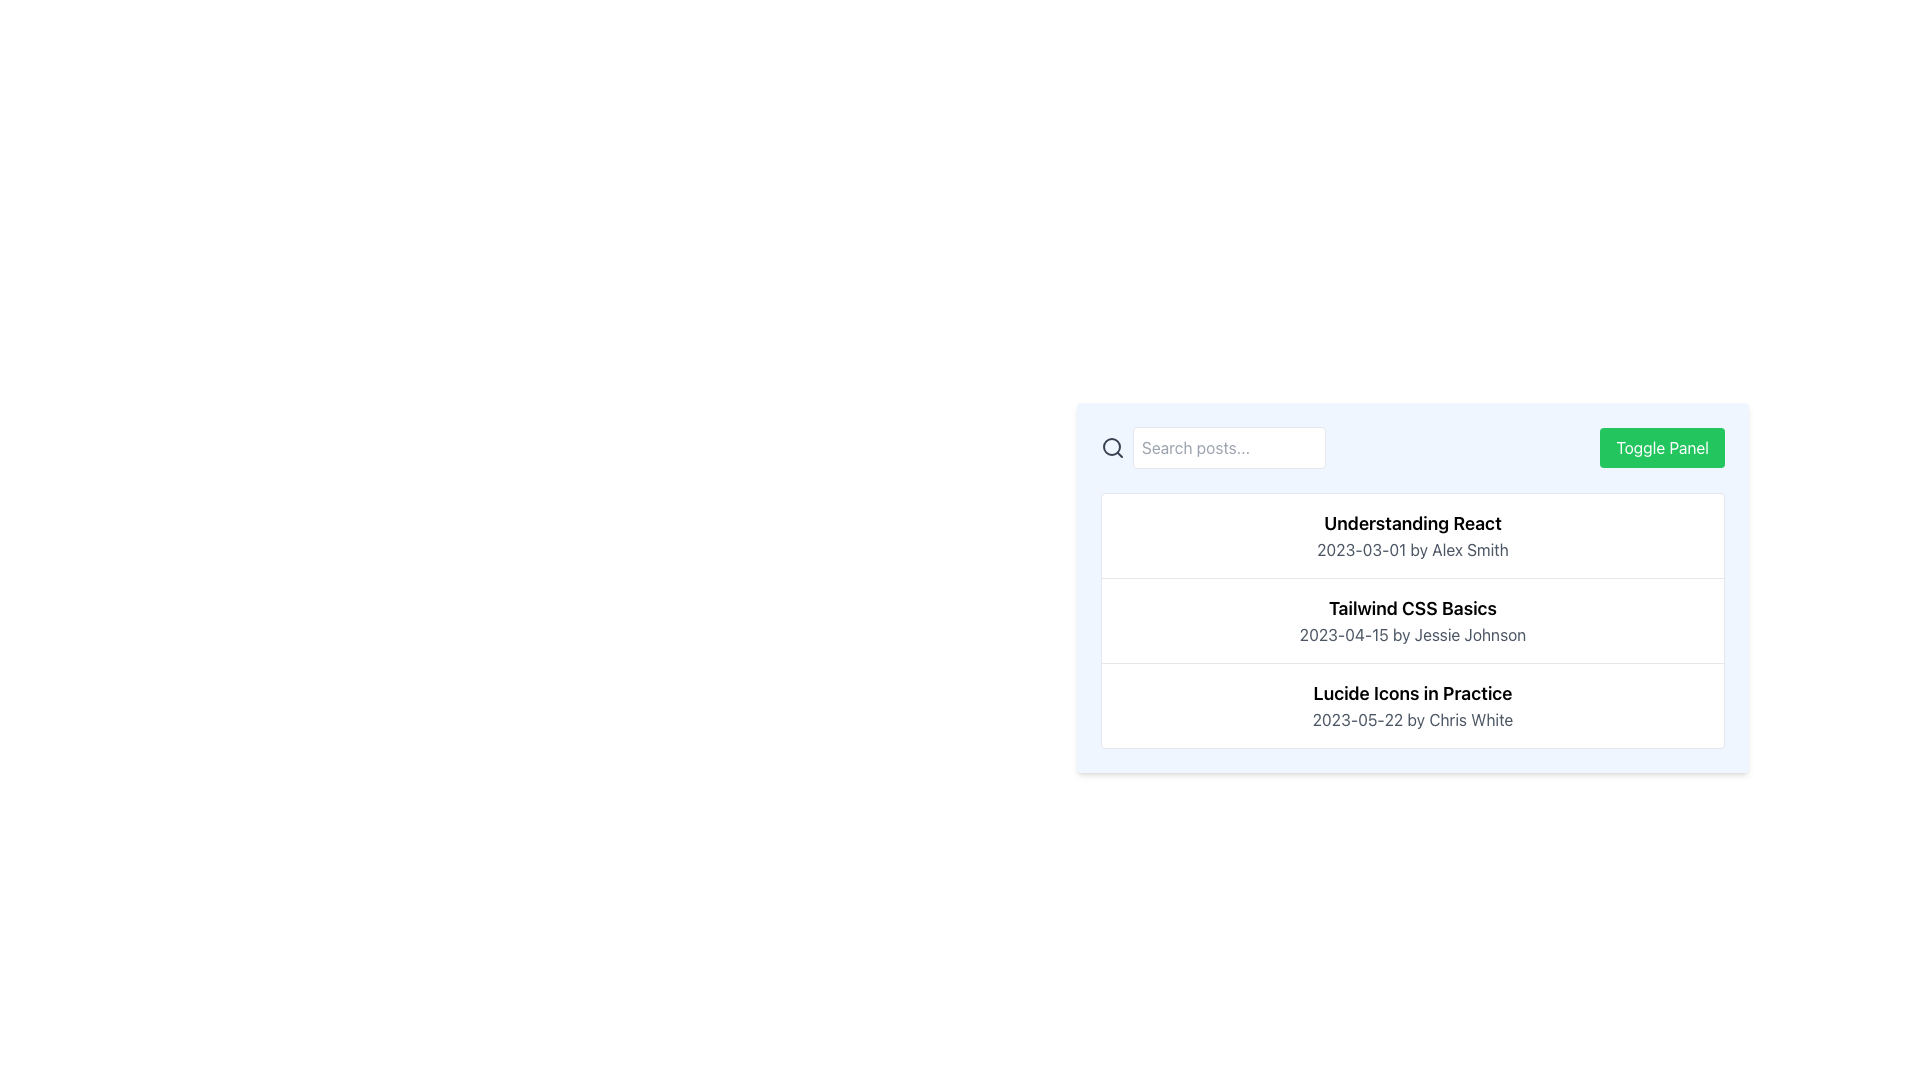  Describe the element at coordinates (1662, 446) in the screenshot. I see `the 'Toggle Panel' button, which is a green rectangular button with rounded corners and white center-aligned text` at that location.